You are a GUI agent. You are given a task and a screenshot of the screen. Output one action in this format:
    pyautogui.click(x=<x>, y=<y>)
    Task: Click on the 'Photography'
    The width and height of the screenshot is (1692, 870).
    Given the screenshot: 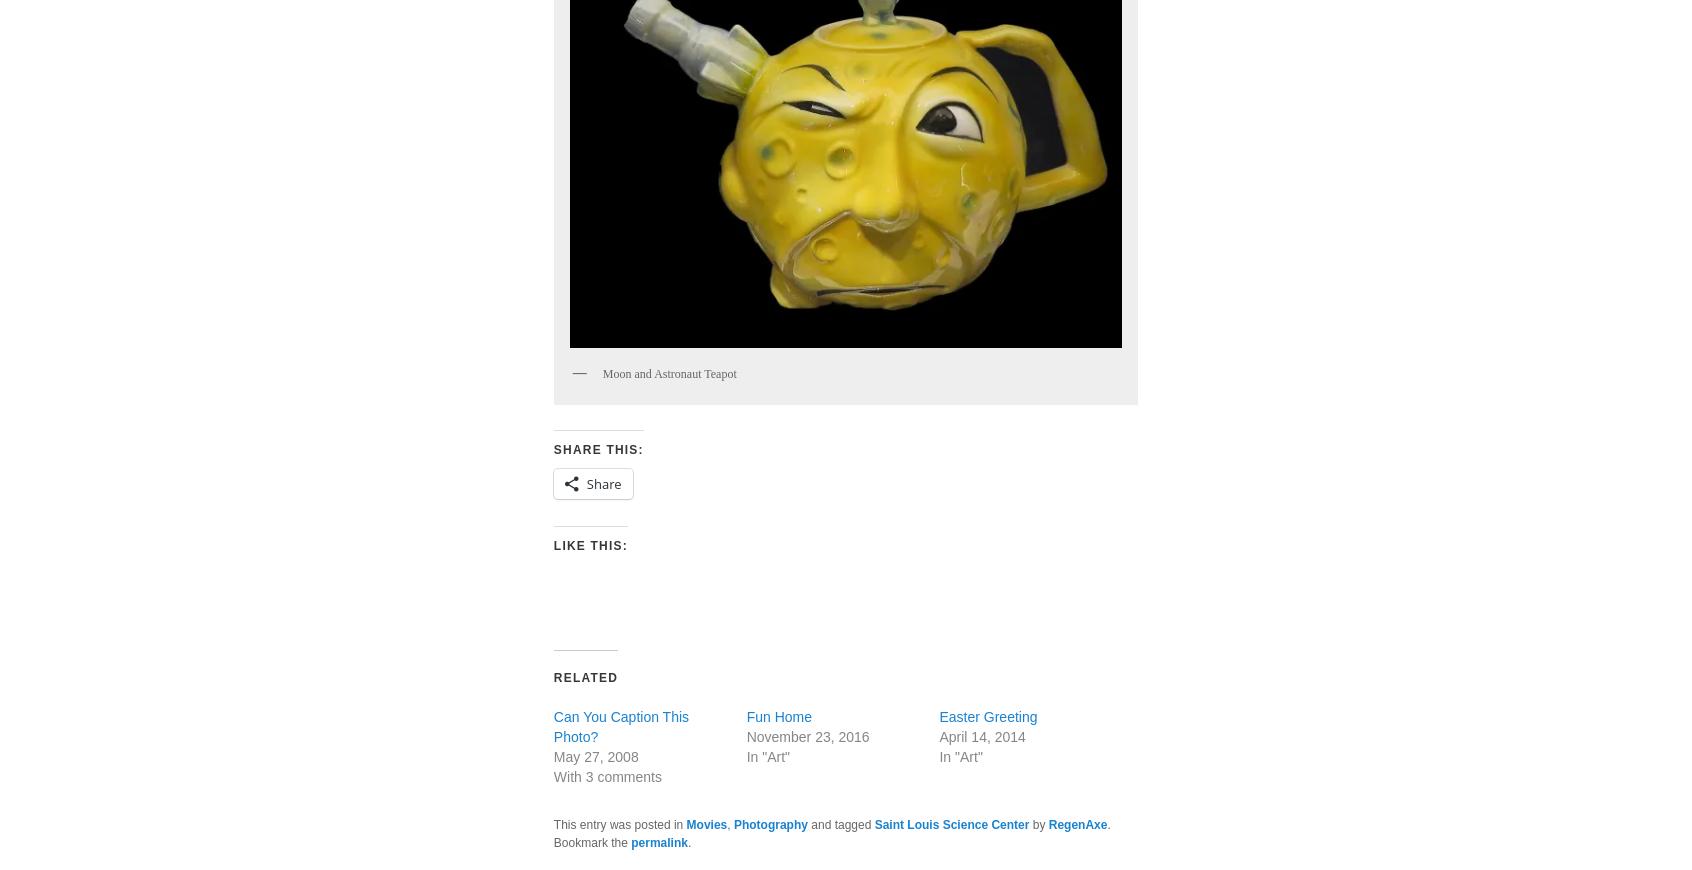 What is the action you would take?
    pyautogui.click(x=731, y=823)
    